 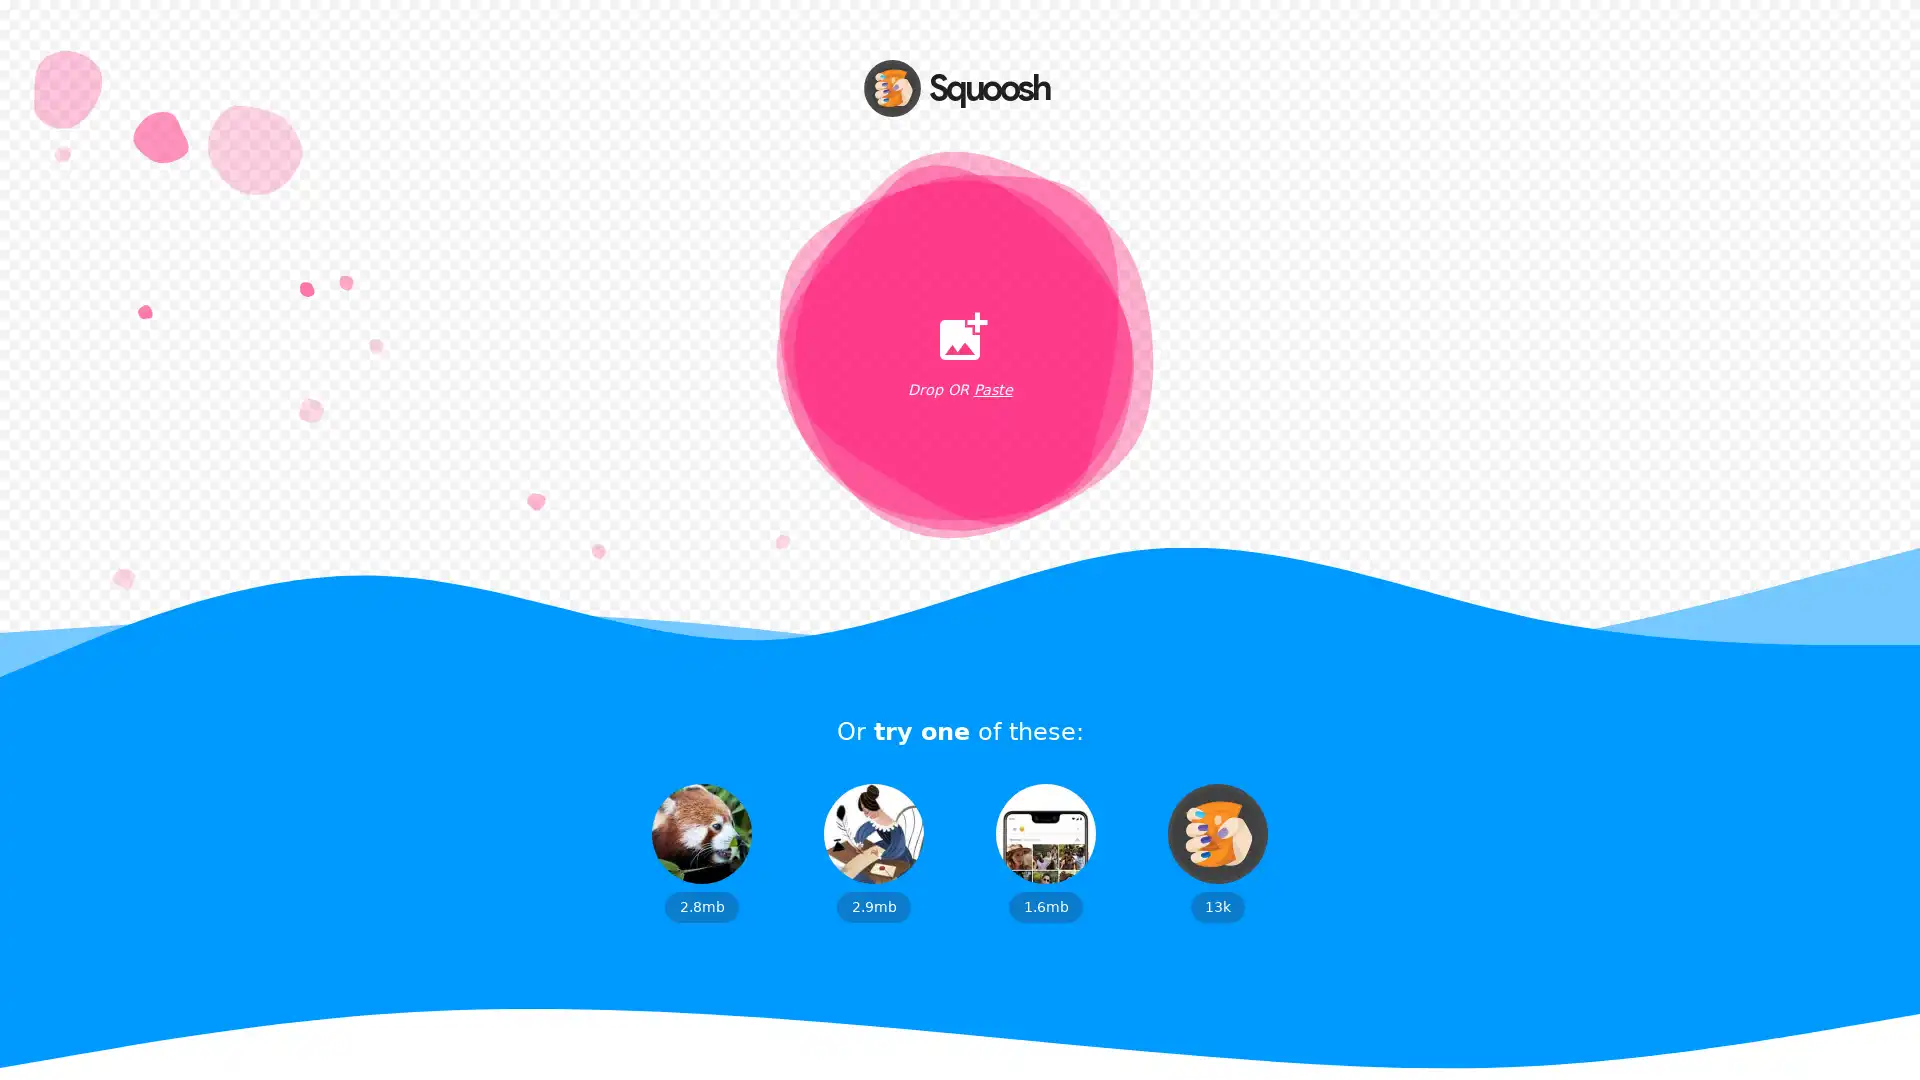 I want to click on Paste, so click(x=992, y=390).